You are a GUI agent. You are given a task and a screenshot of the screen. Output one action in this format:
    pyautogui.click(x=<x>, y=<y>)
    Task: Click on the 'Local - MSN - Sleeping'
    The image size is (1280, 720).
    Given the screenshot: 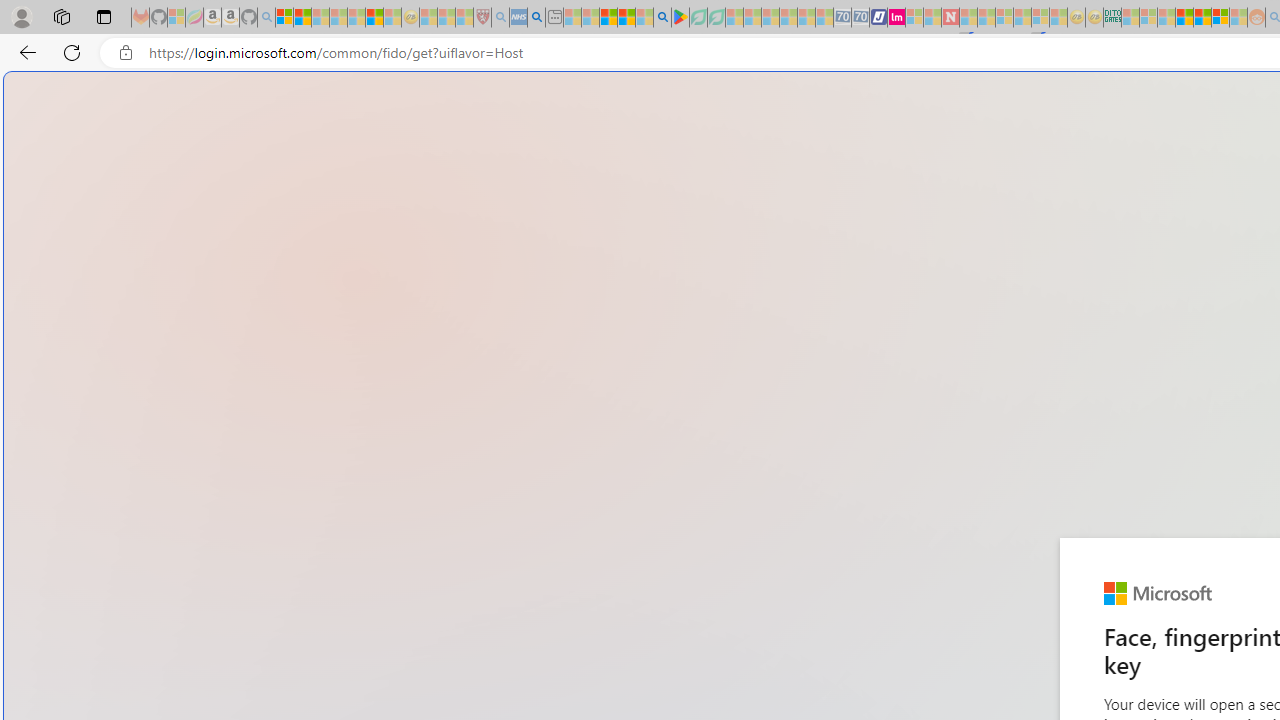 What is the action you would take?
    pyautogui.click(x=463, y=17)
    